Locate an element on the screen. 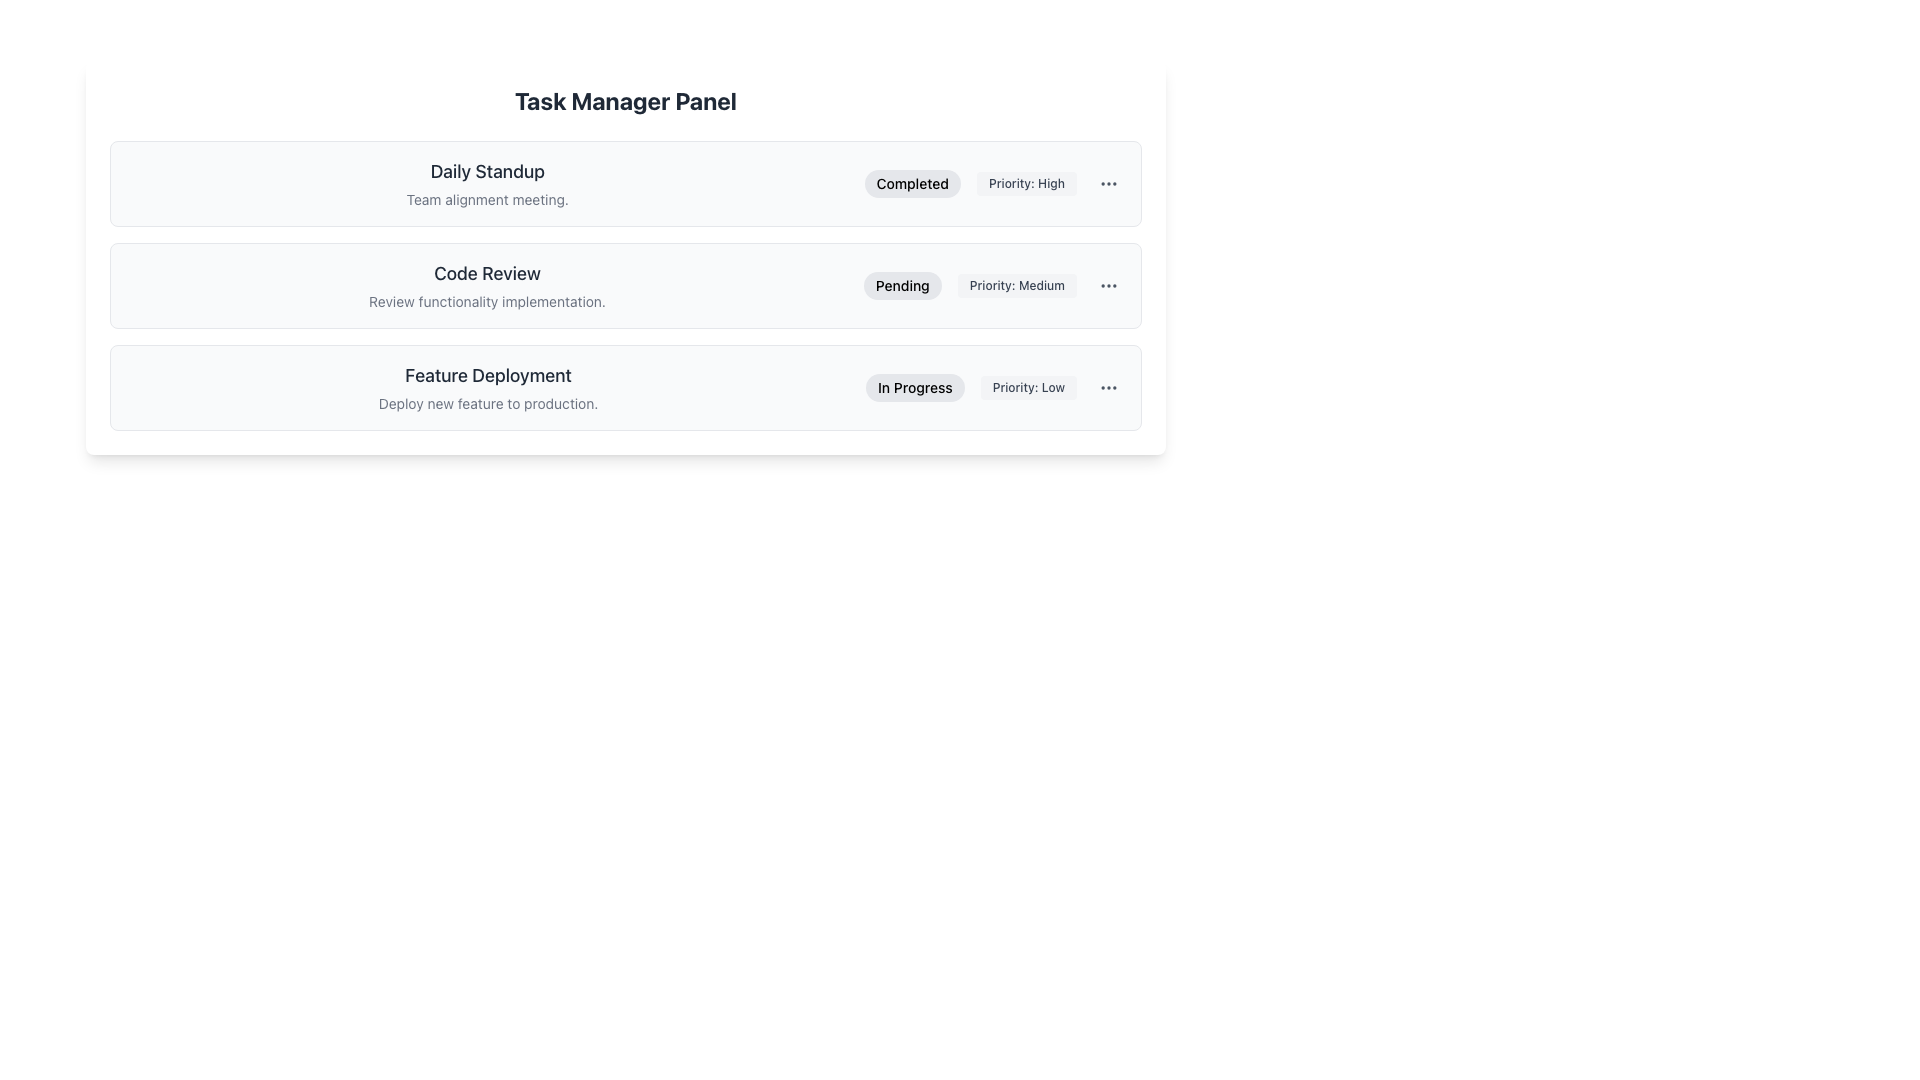 The width and height of the screenshot is (1920, 1080). the IconButton represented by three horizontal dots, styled in gray with rounded edges, located to the far-right of the 'Code Review' task item is located at coordinates (1107, 285).